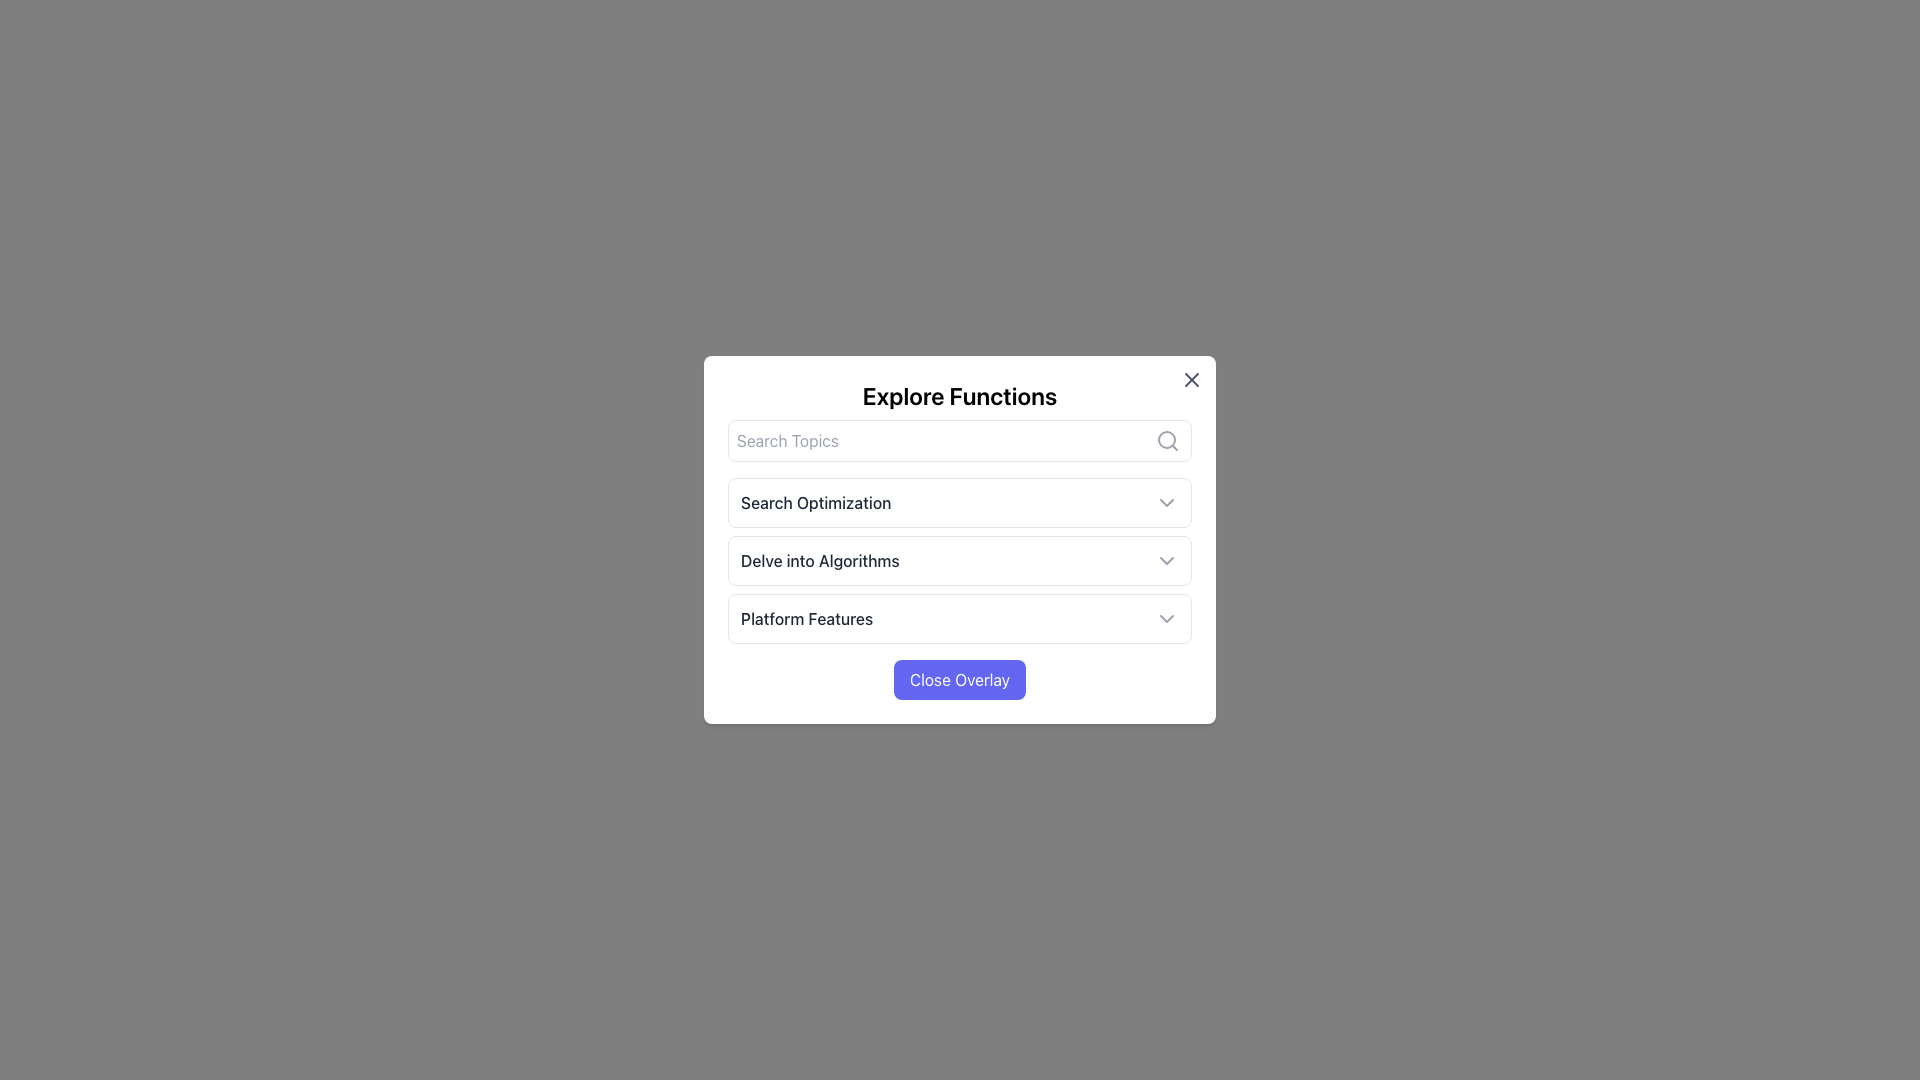  Describe the element at coordinates (960, 540) in the screenshot. I see `the 'Delve into Algorithms' dropdown menu` at that location.